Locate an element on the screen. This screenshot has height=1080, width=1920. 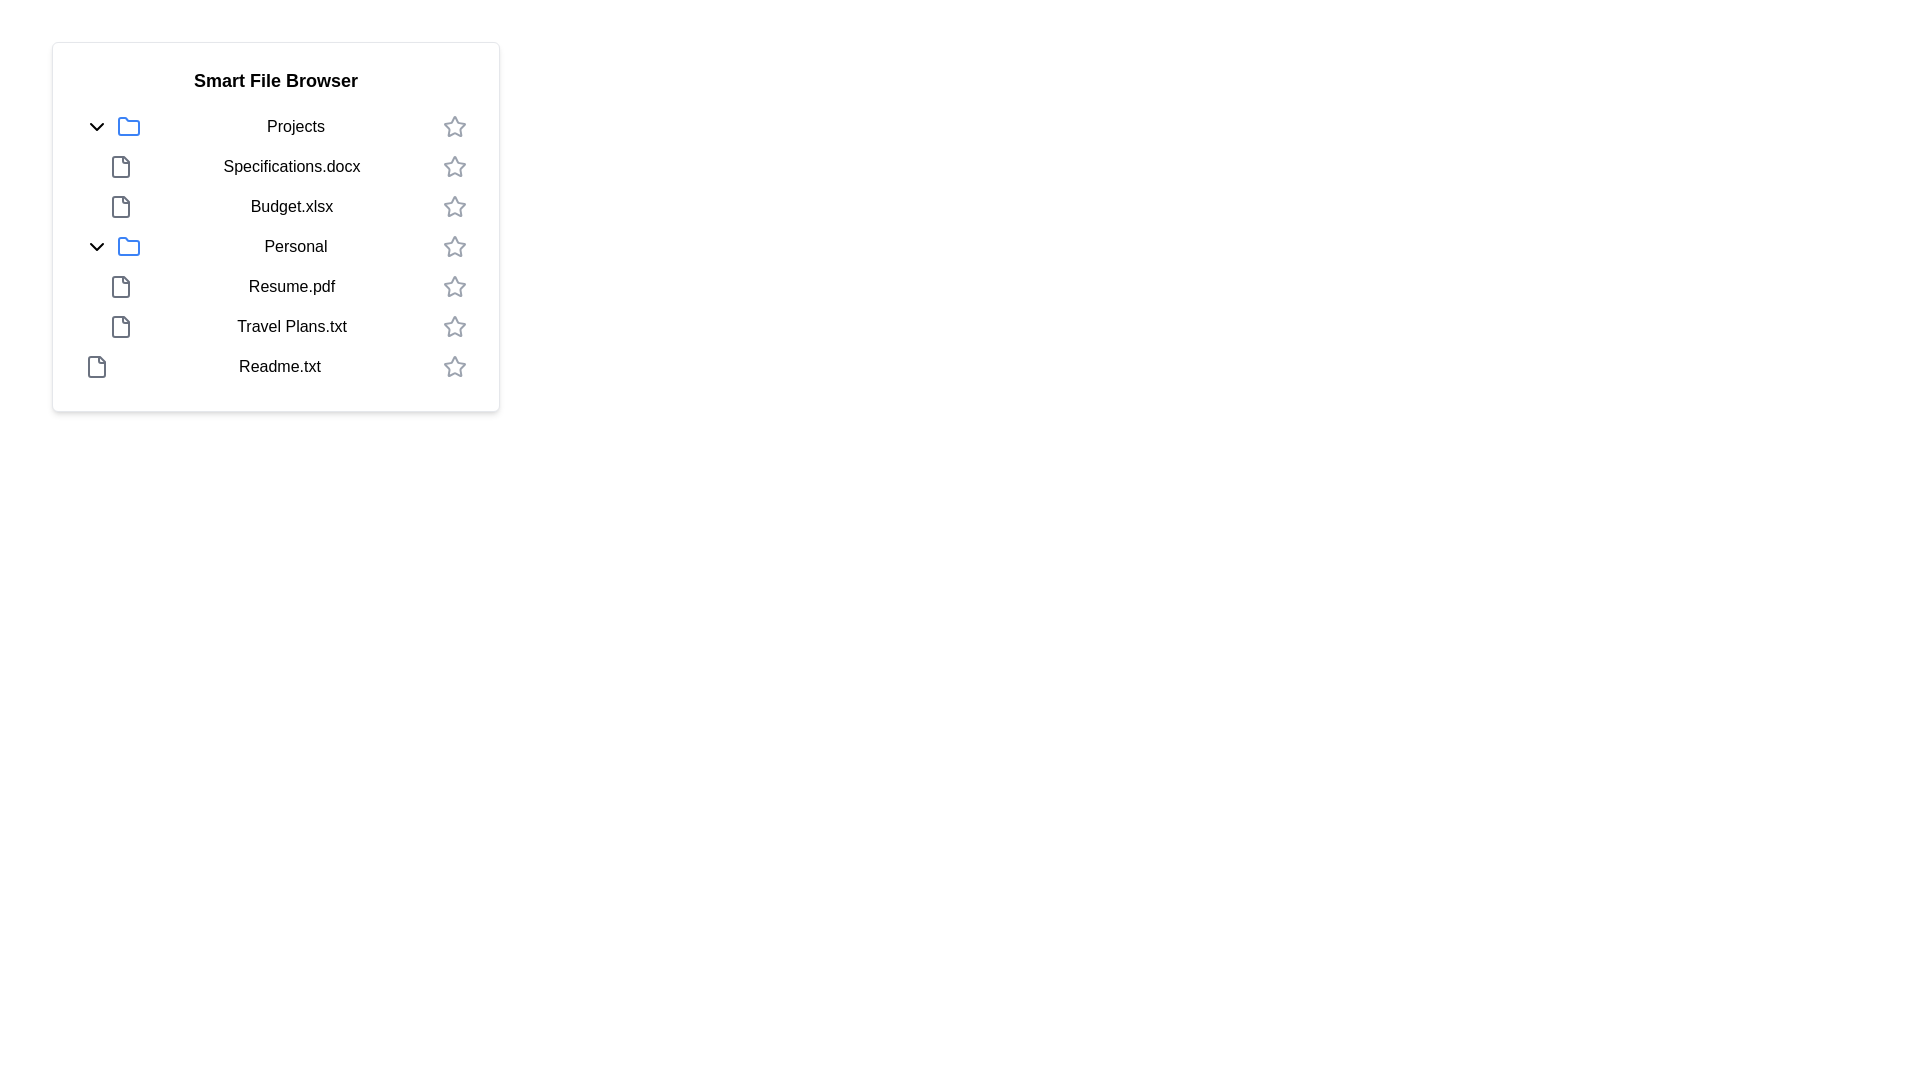
the text label associated with the file named 'Specifications.docx' is located at coordinates (291, 165).